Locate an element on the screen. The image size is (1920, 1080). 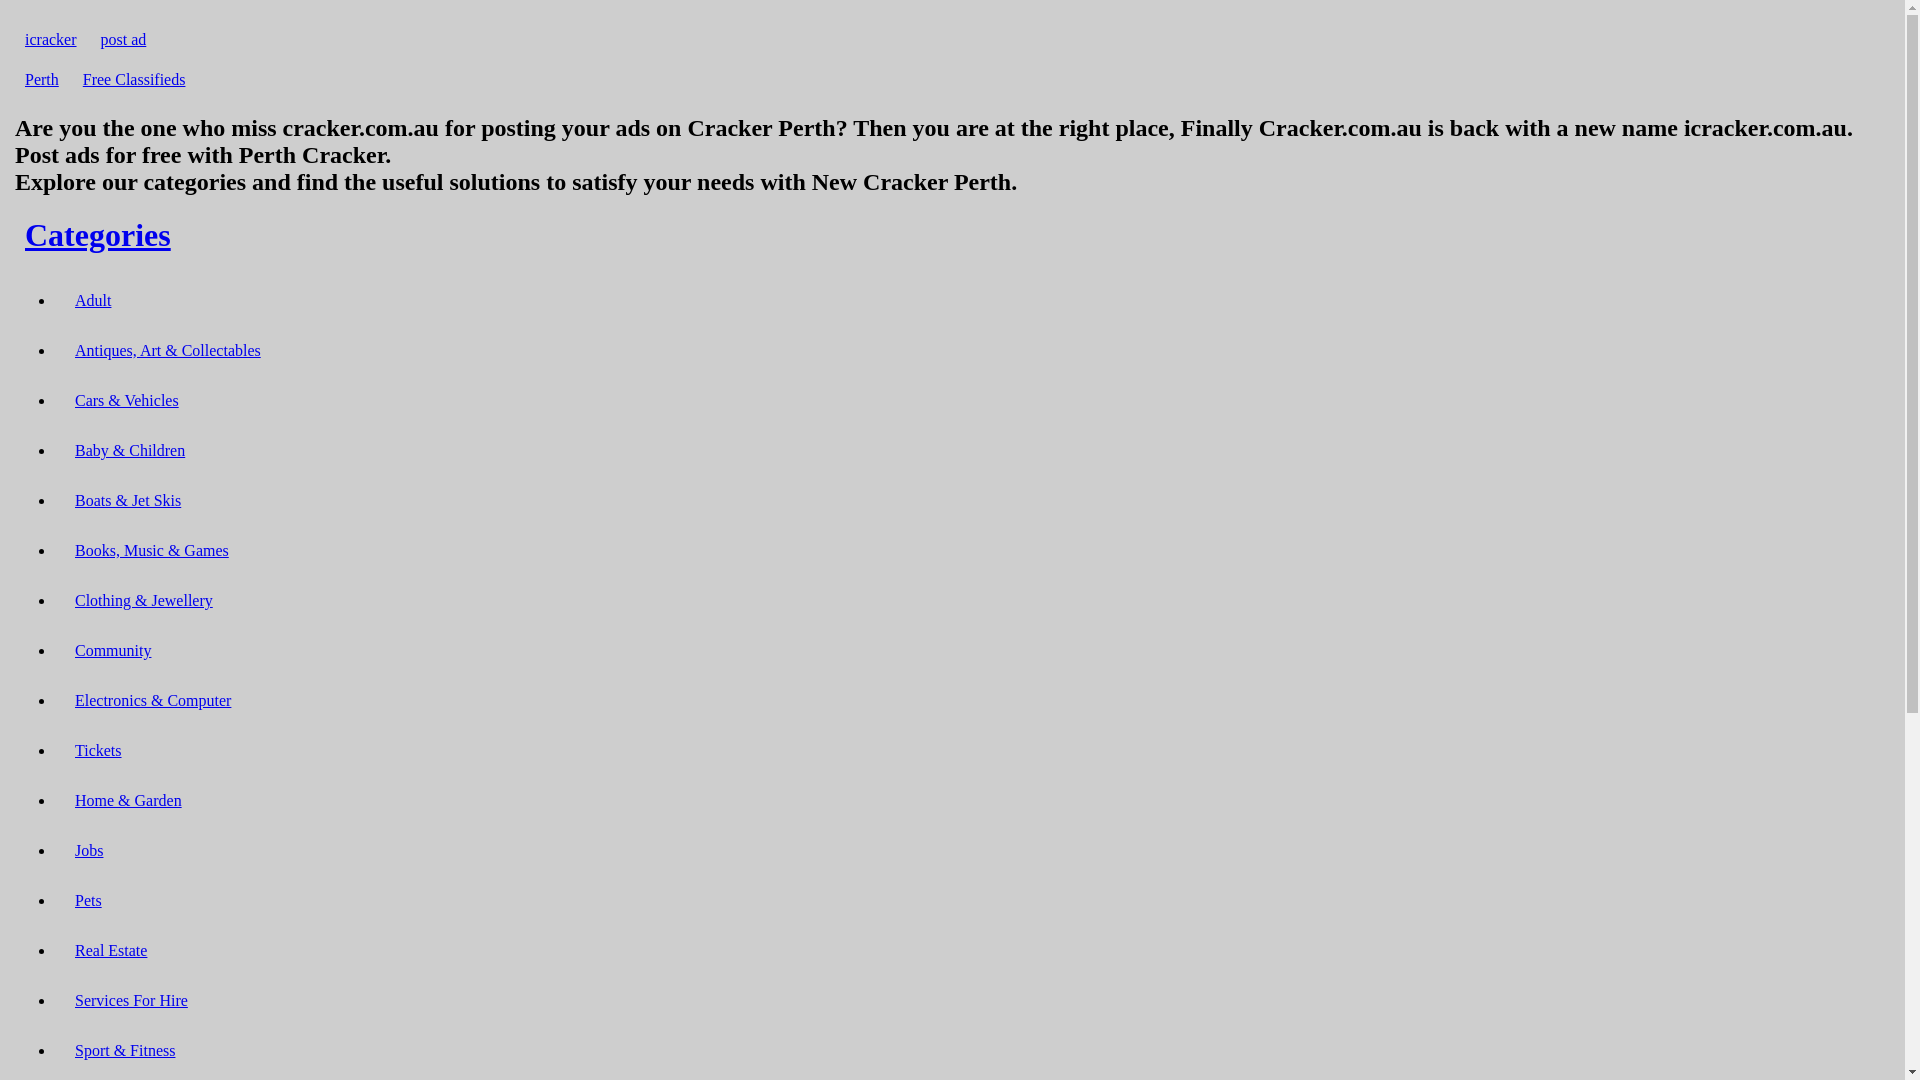
'Categories' is located at coordinates (96, 234).